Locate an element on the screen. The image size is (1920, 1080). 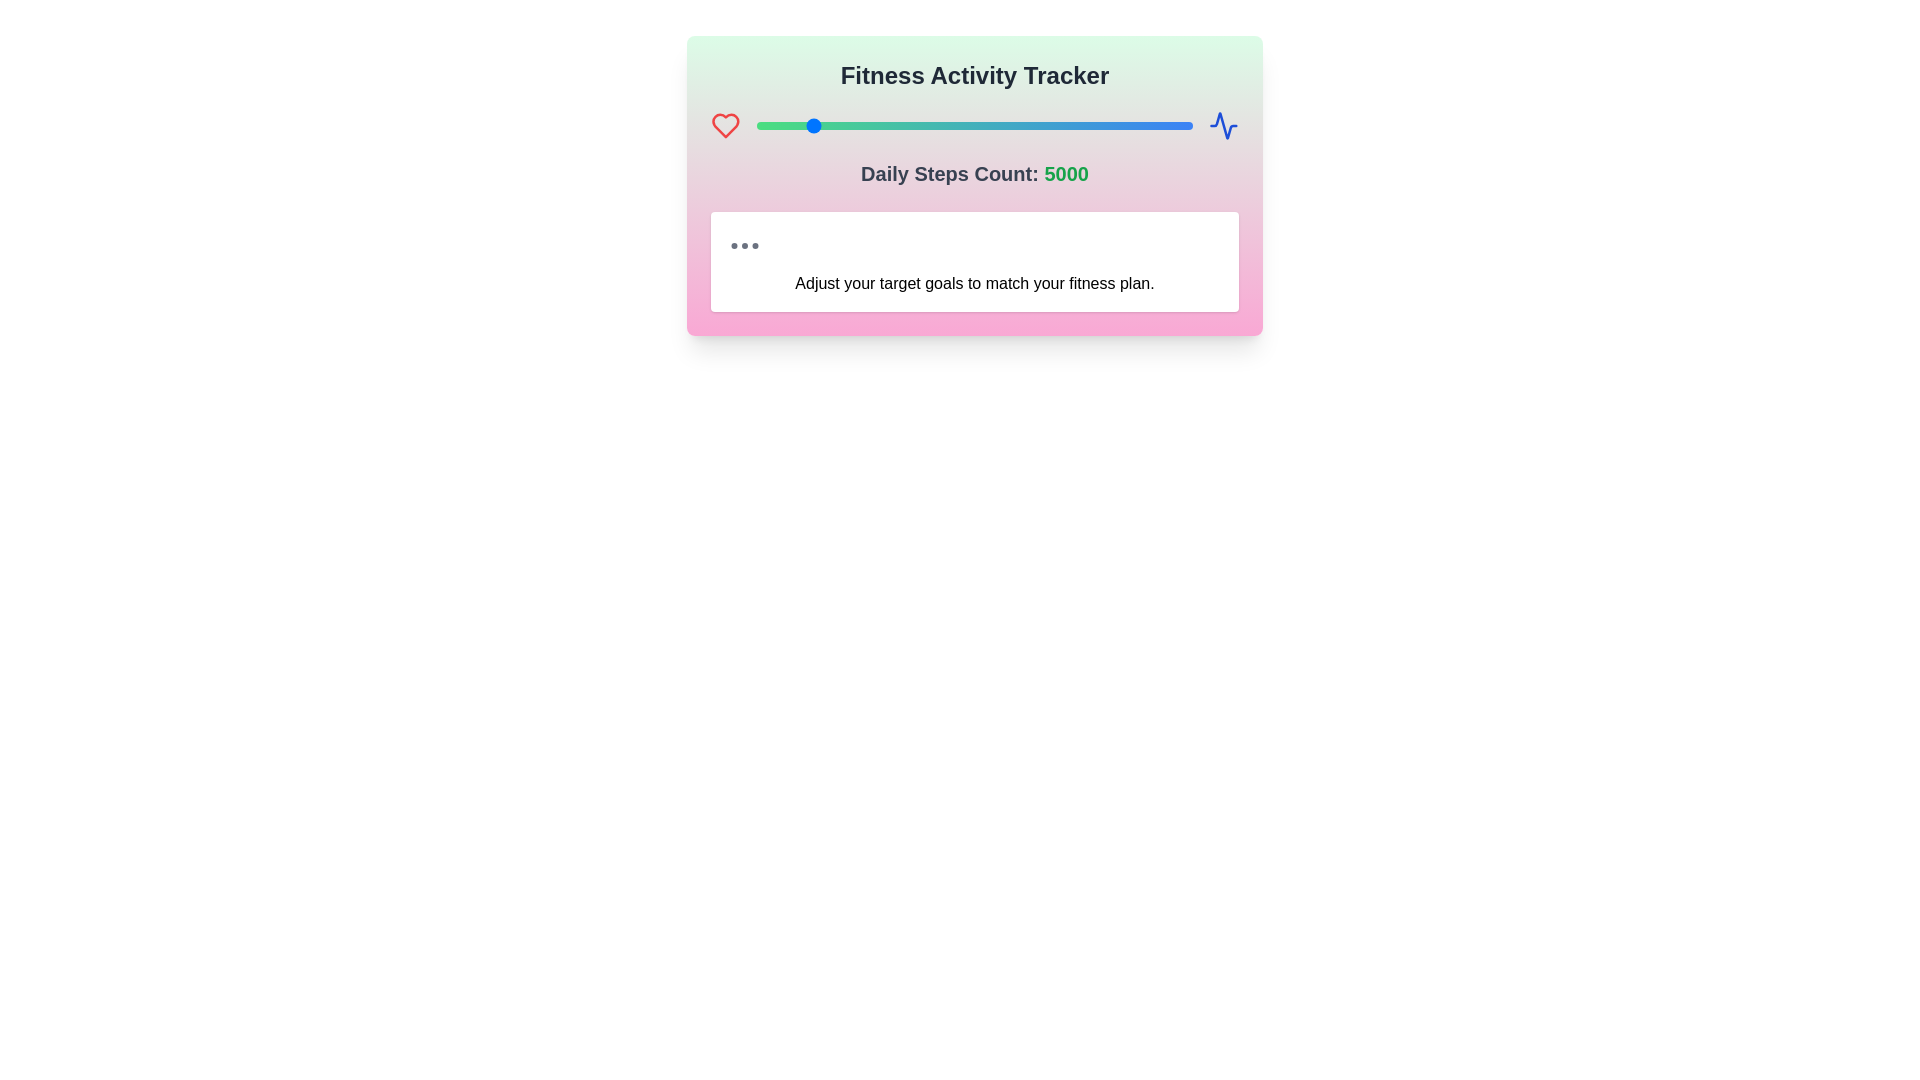
the steps count to 14877 using the slider is located at coordinates (1060, 126).